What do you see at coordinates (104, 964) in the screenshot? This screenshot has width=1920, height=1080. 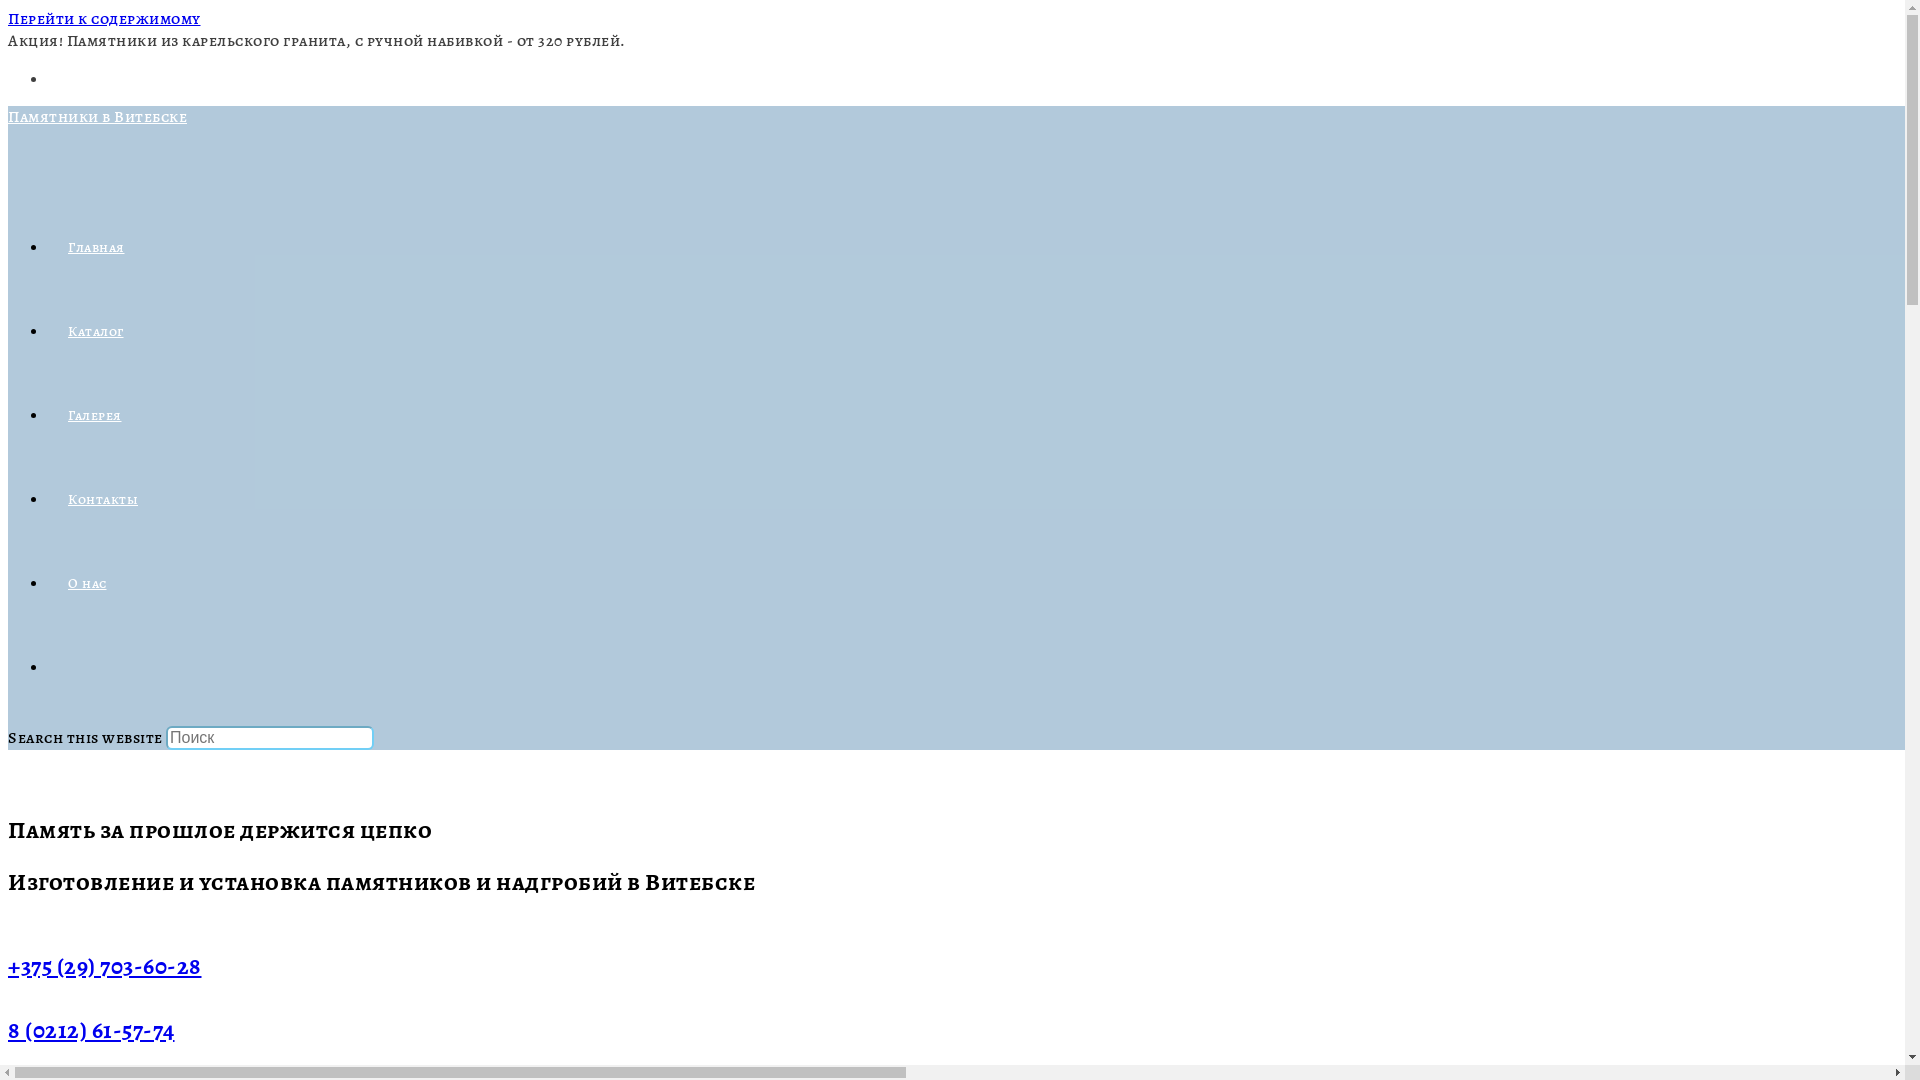 I see `'+375 (29) 703-60-28'` at bounding box center [104, 964].